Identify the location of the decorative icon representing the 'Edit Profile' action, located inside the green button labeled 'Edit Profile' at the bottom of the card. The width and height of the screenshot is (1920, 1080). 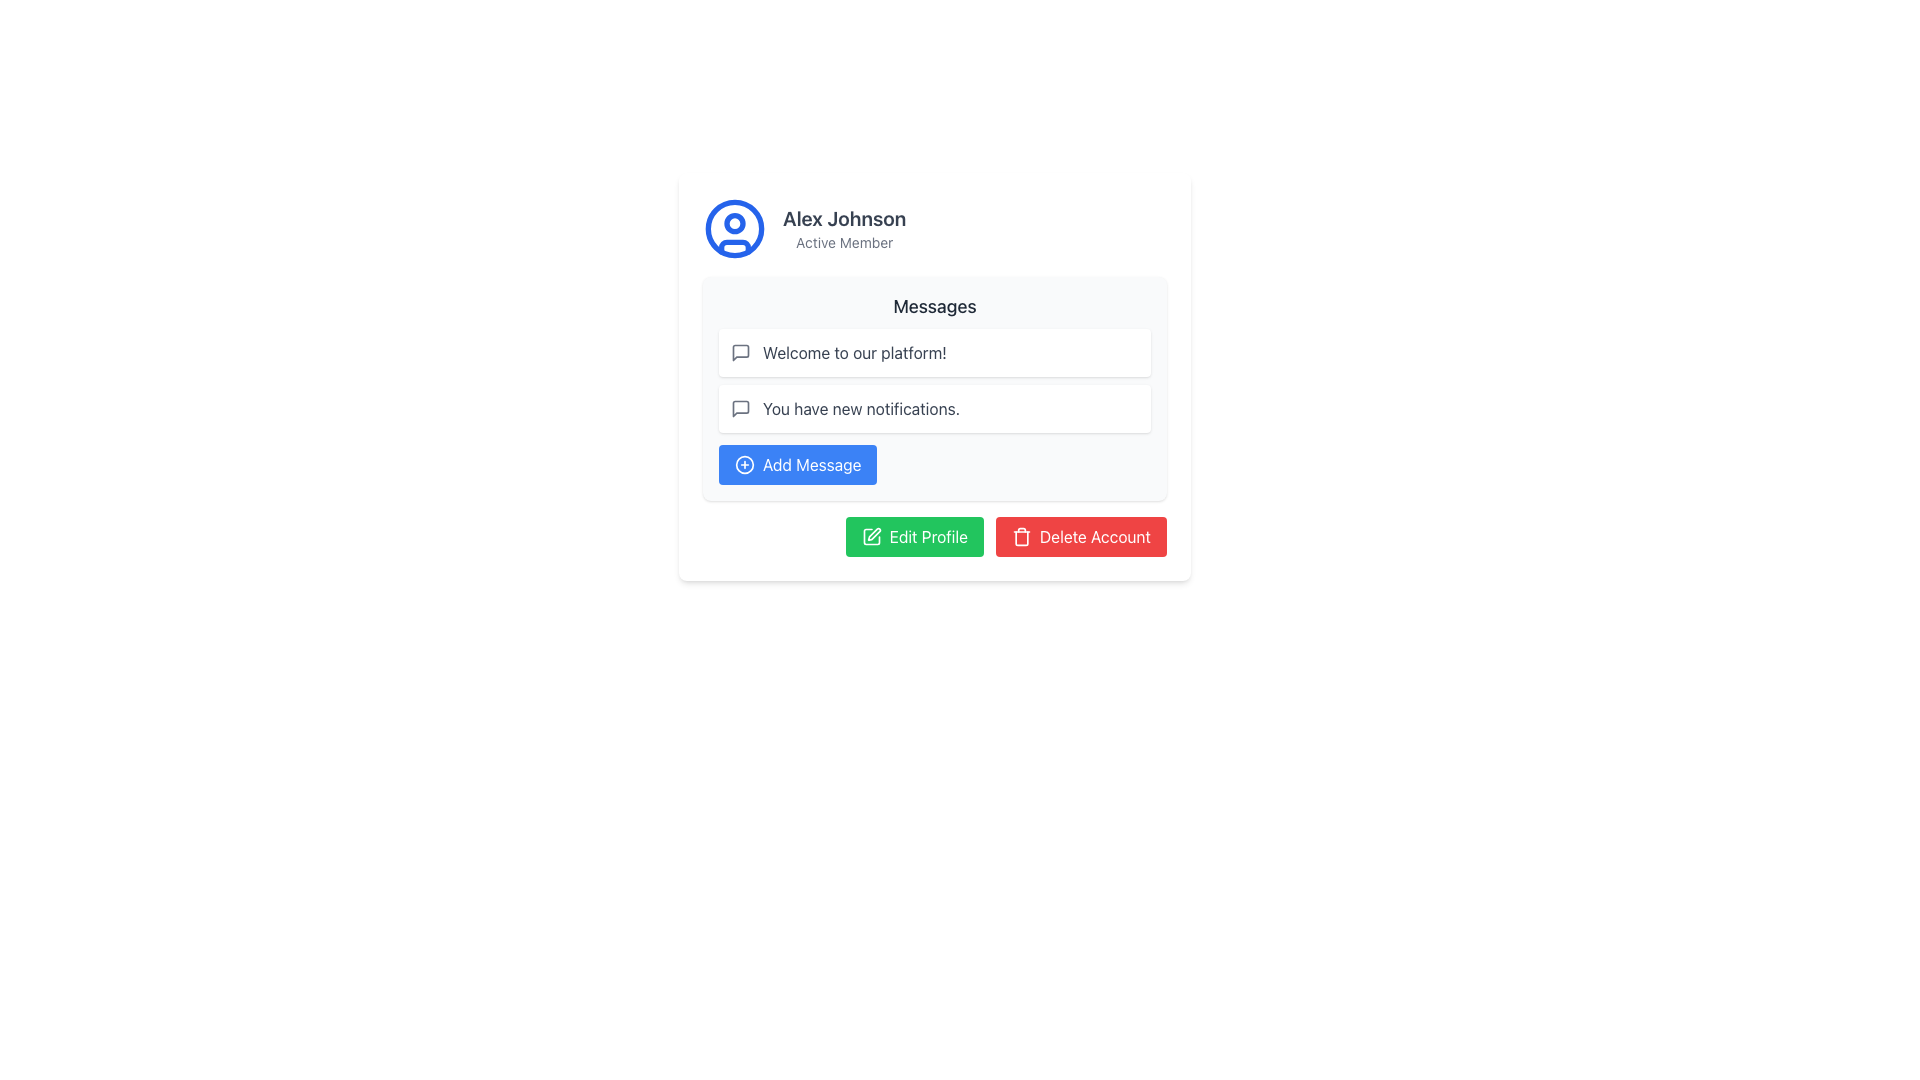
(871, 535).